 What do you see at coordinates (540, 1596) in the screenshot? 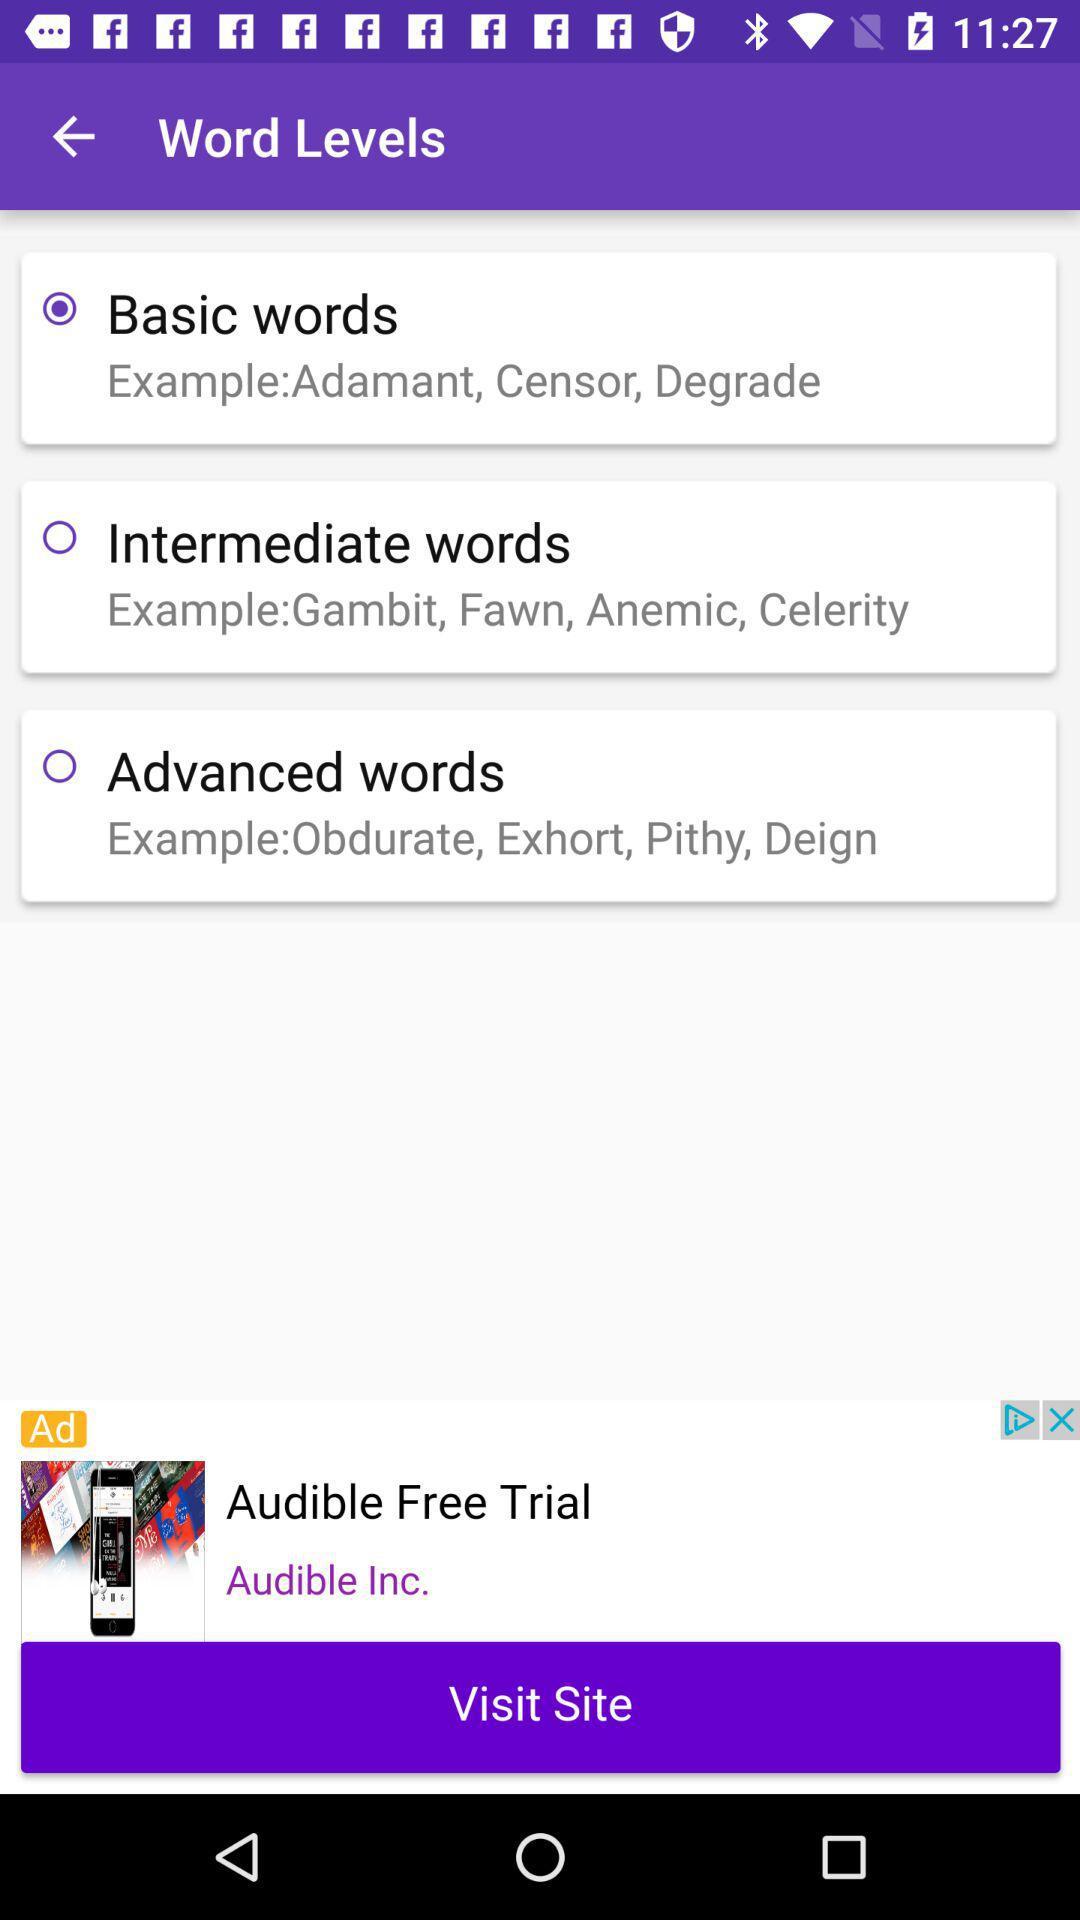
I see `advertisement page` at bounding box center [540, 1596].